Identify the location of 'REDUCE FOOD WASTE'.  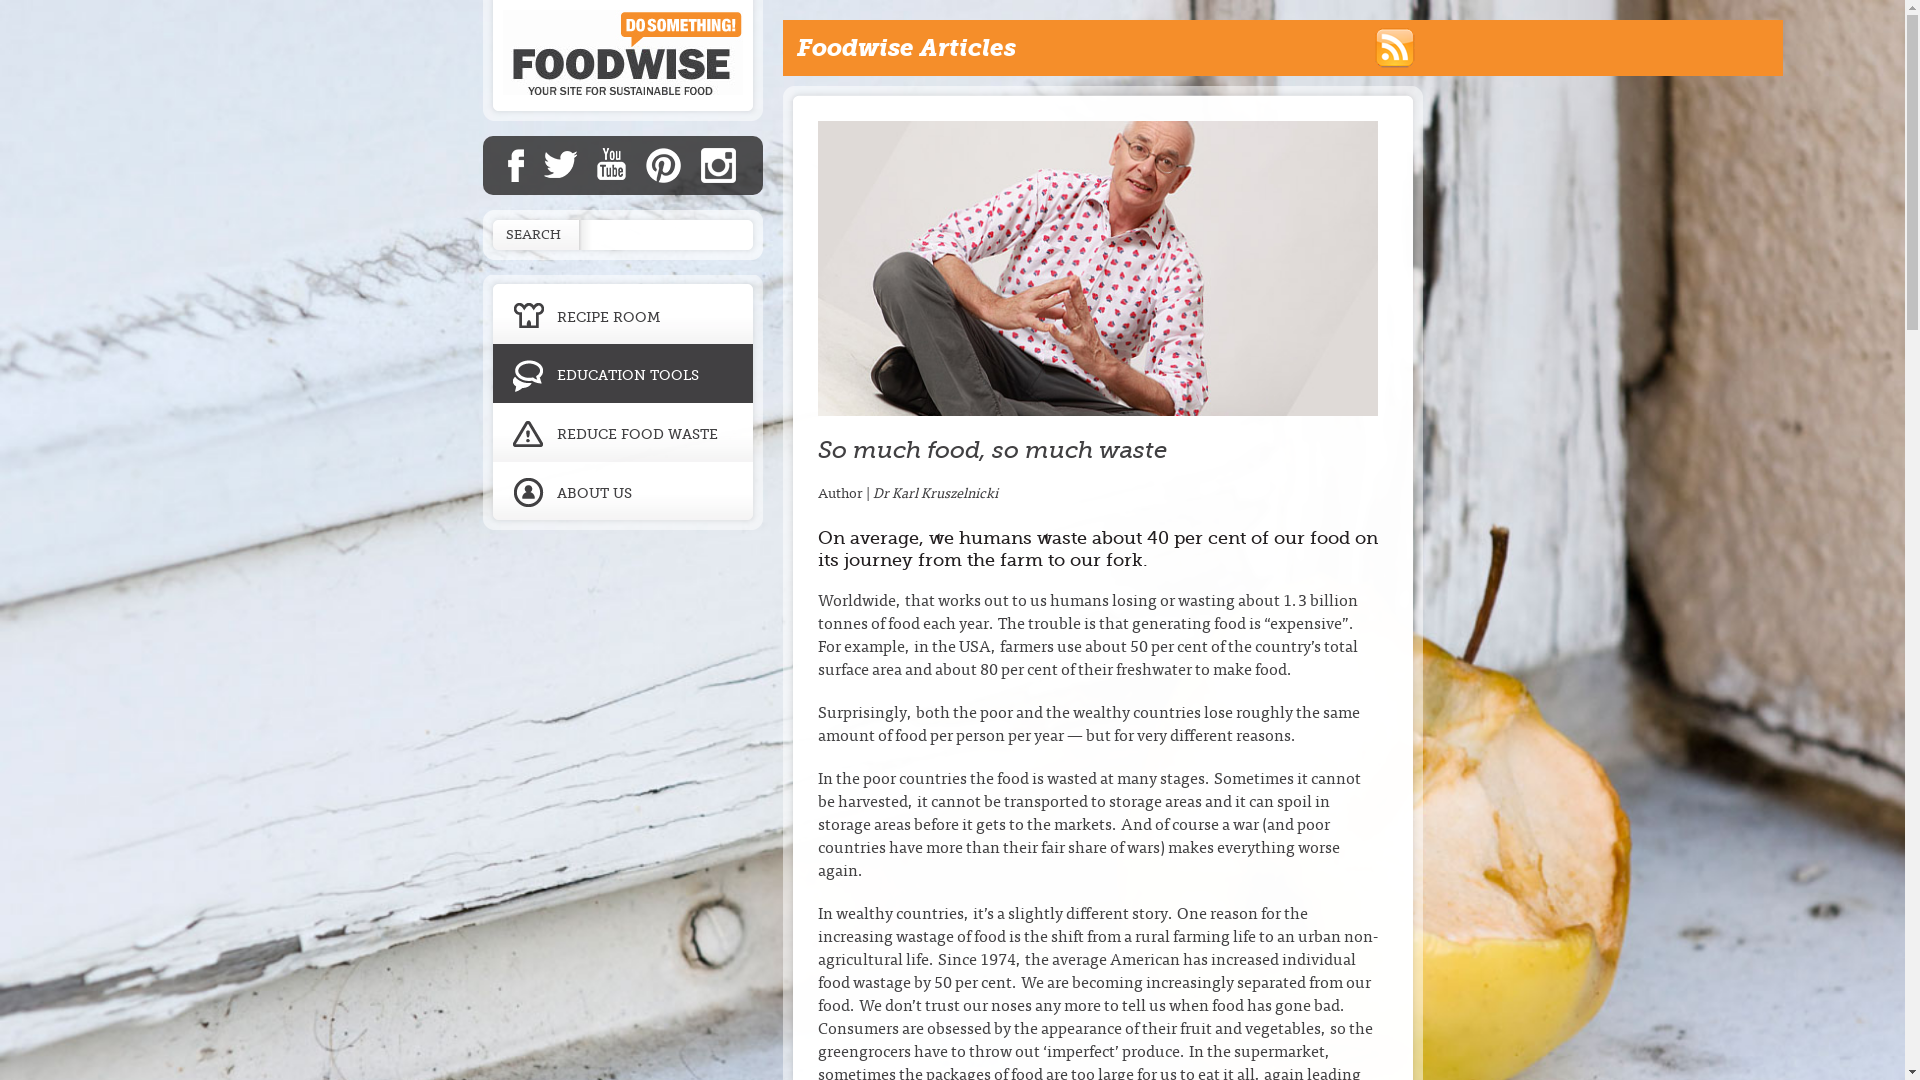
(621, 431).